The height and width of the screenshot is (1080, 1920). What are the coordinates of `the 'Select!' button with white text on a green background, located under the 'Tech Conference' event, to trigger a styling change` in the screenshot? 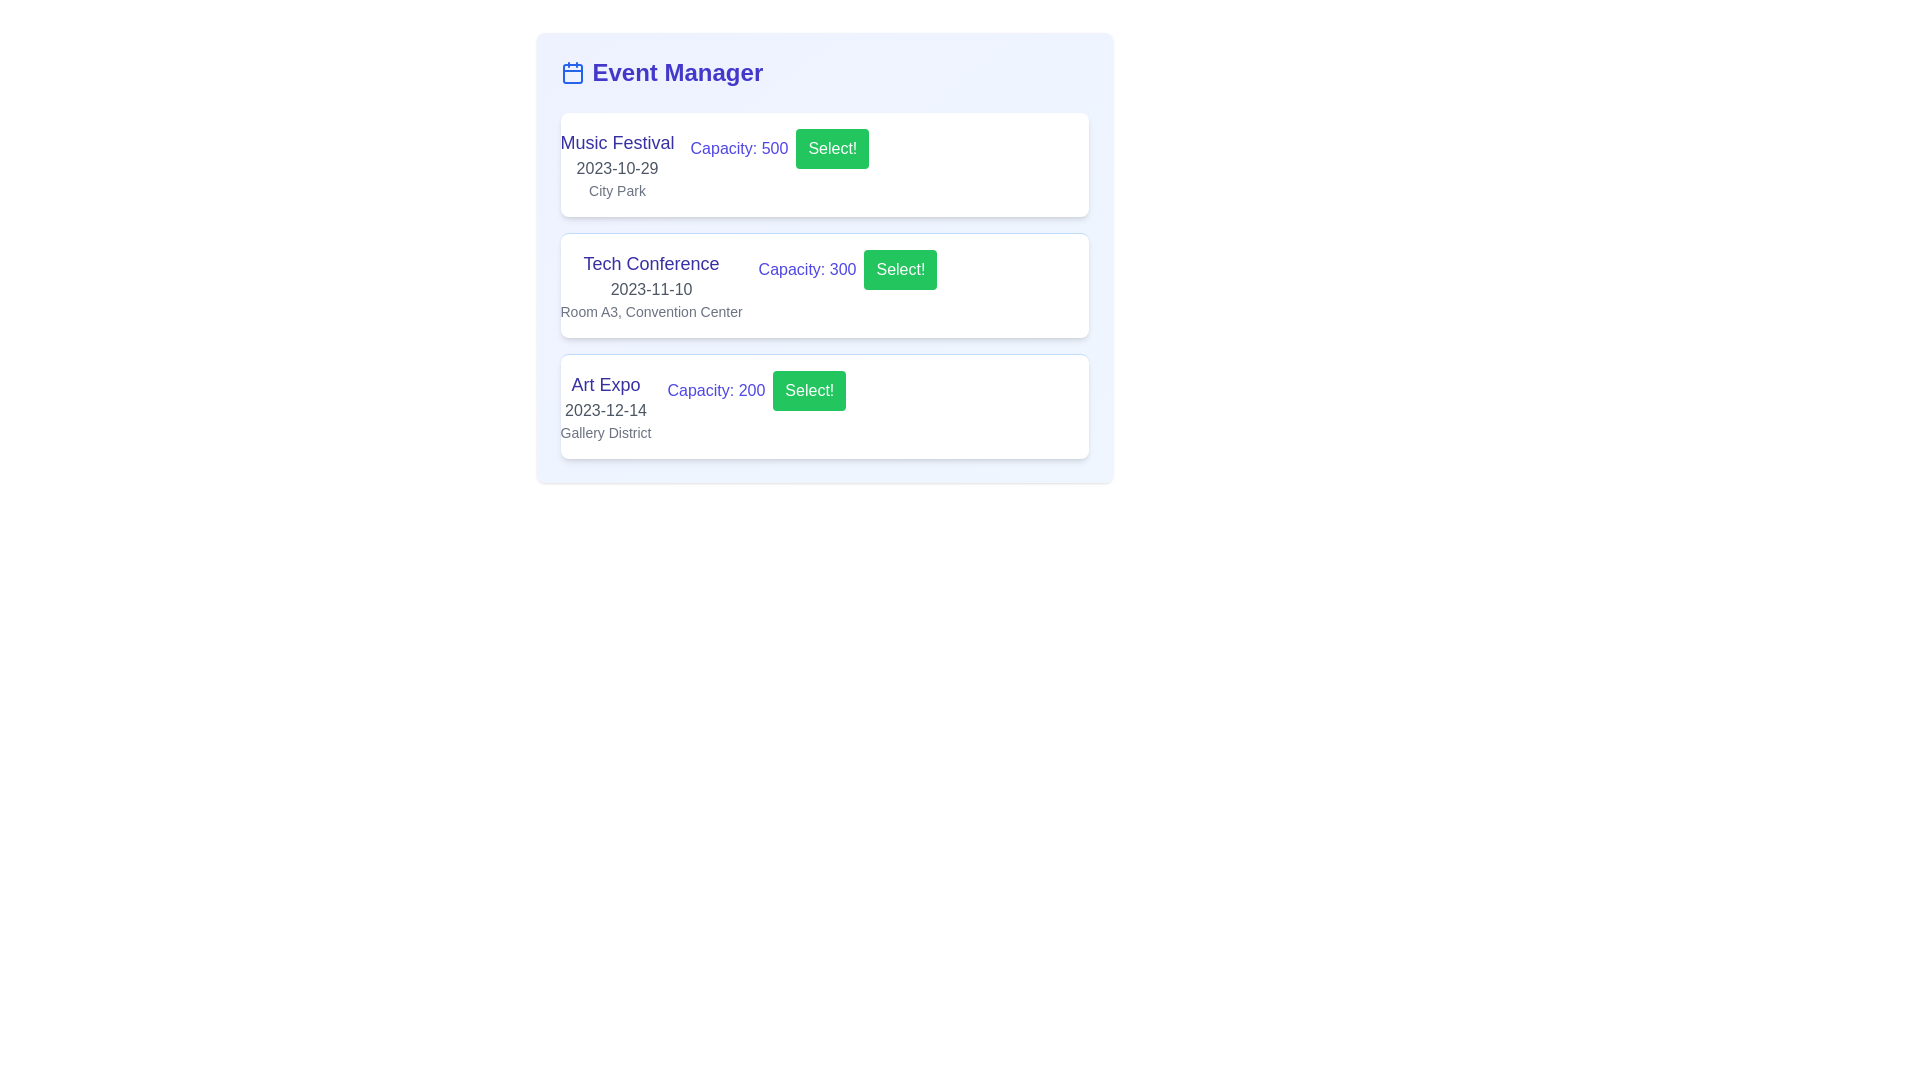 It's located at (899, 270).